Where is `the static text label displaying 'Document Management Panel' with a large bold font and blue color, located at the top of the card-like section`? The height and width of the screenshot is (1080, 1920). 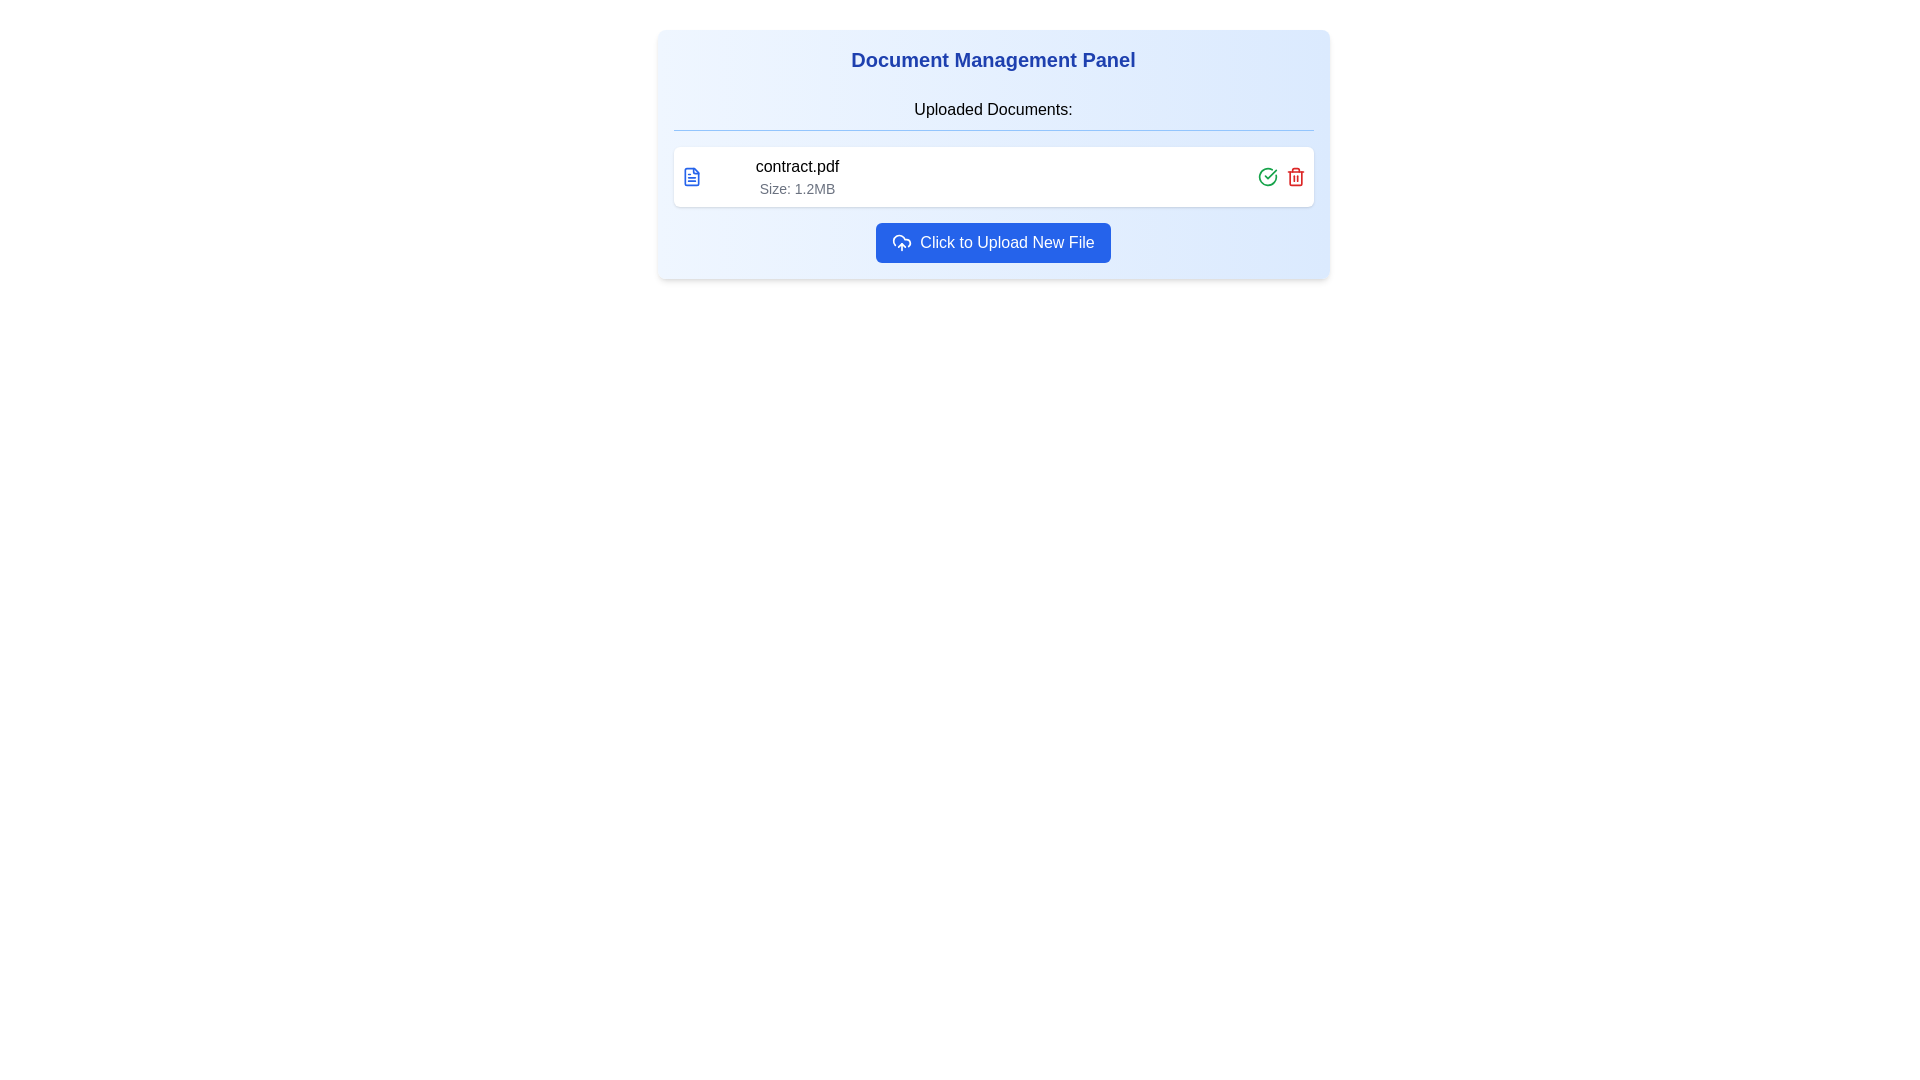
the static text label displaying 'Document Management Panel' with a large bold font and blue color, located at the top of the card-like section is located at coordinates (993, 59).